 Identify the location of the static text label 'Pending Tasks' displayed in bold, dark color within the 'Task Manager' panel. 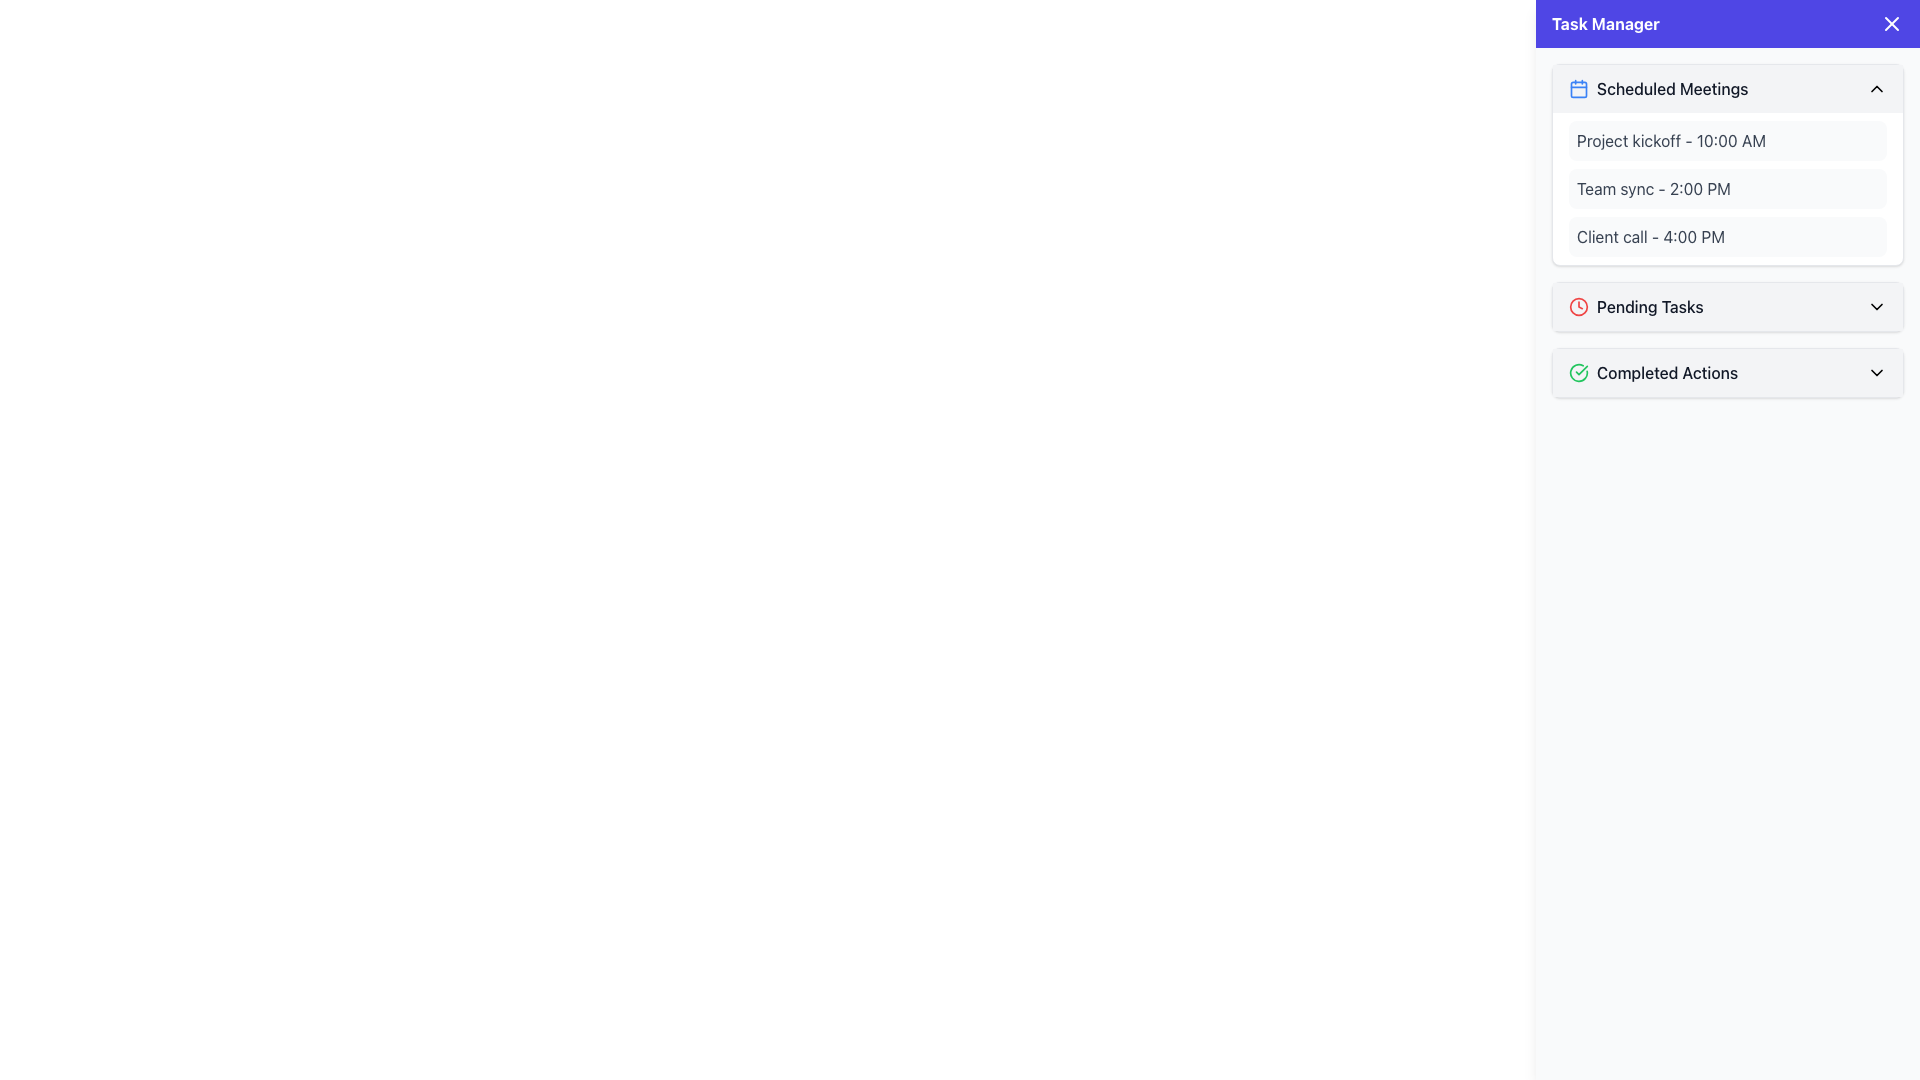
(1650, 307).